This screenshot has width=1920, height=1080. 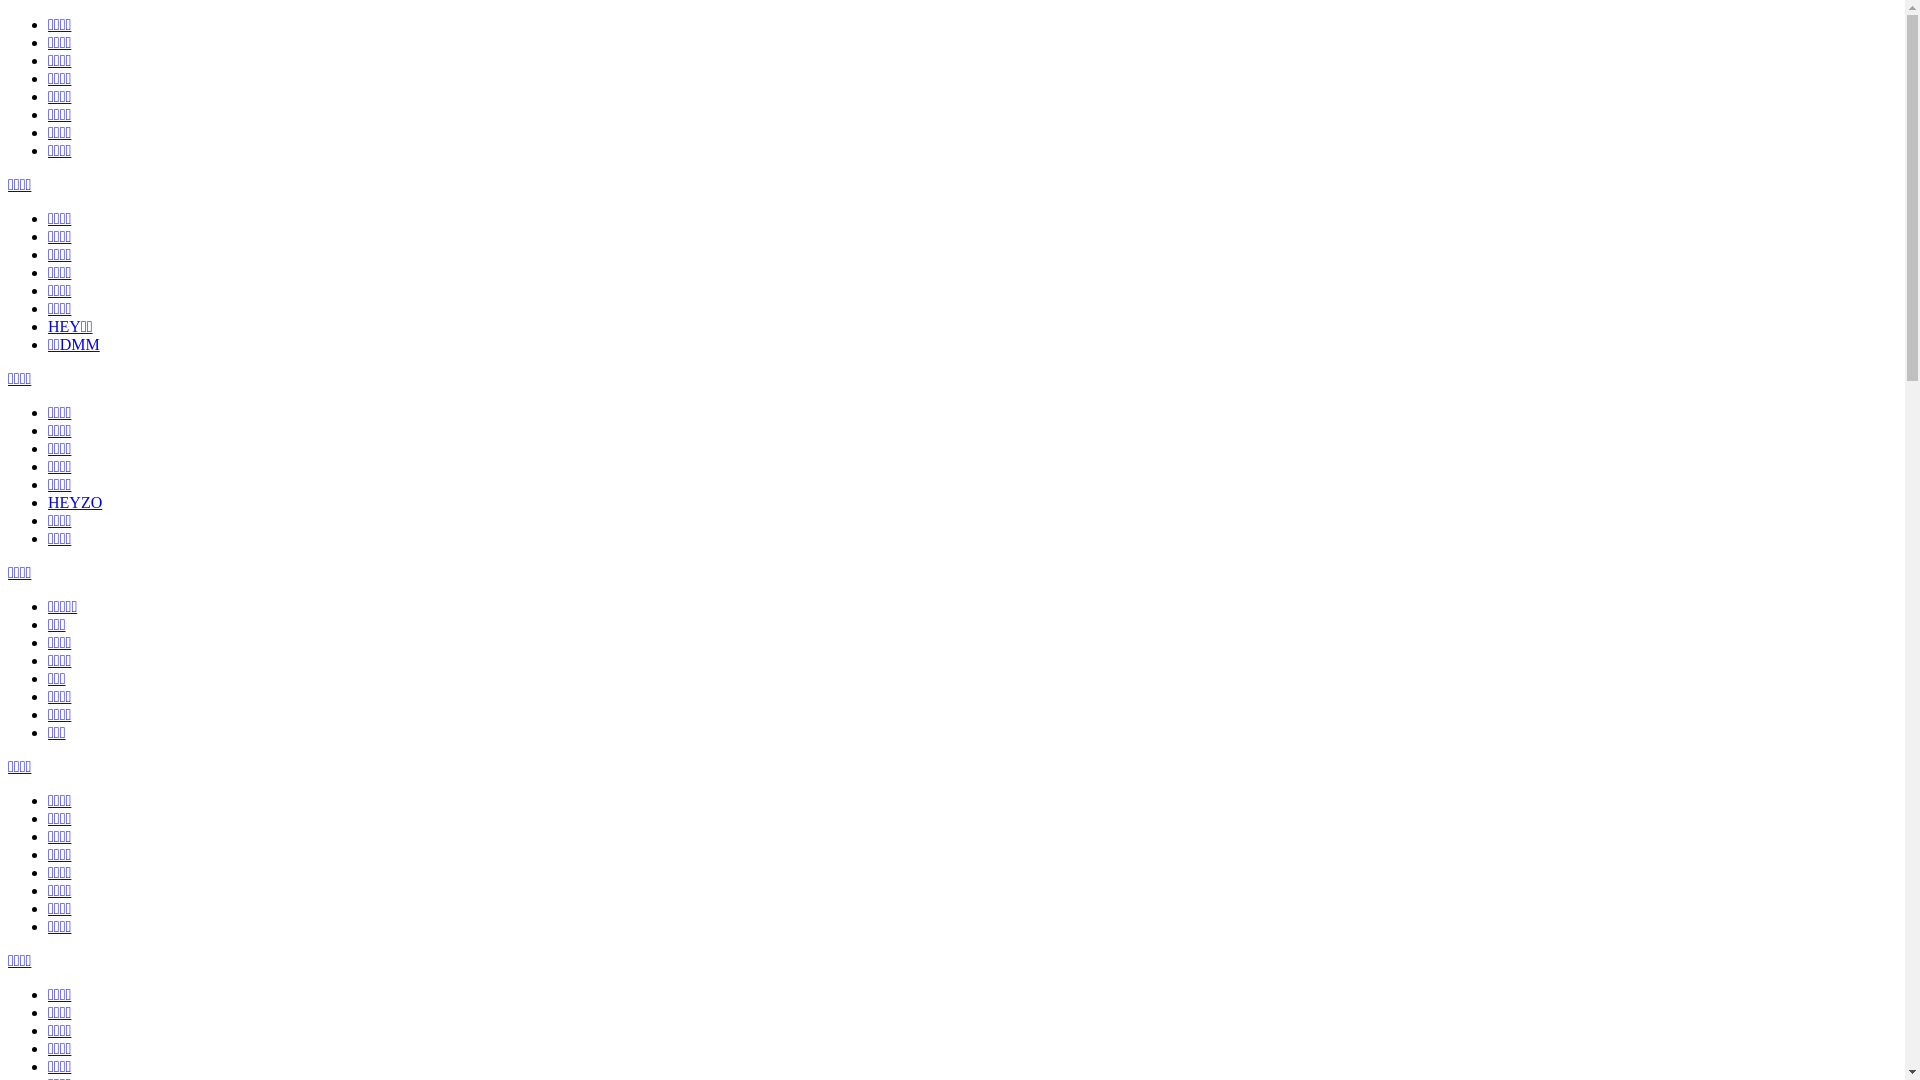 I want to click on 'HEYZO', so click(x=75, y=501).